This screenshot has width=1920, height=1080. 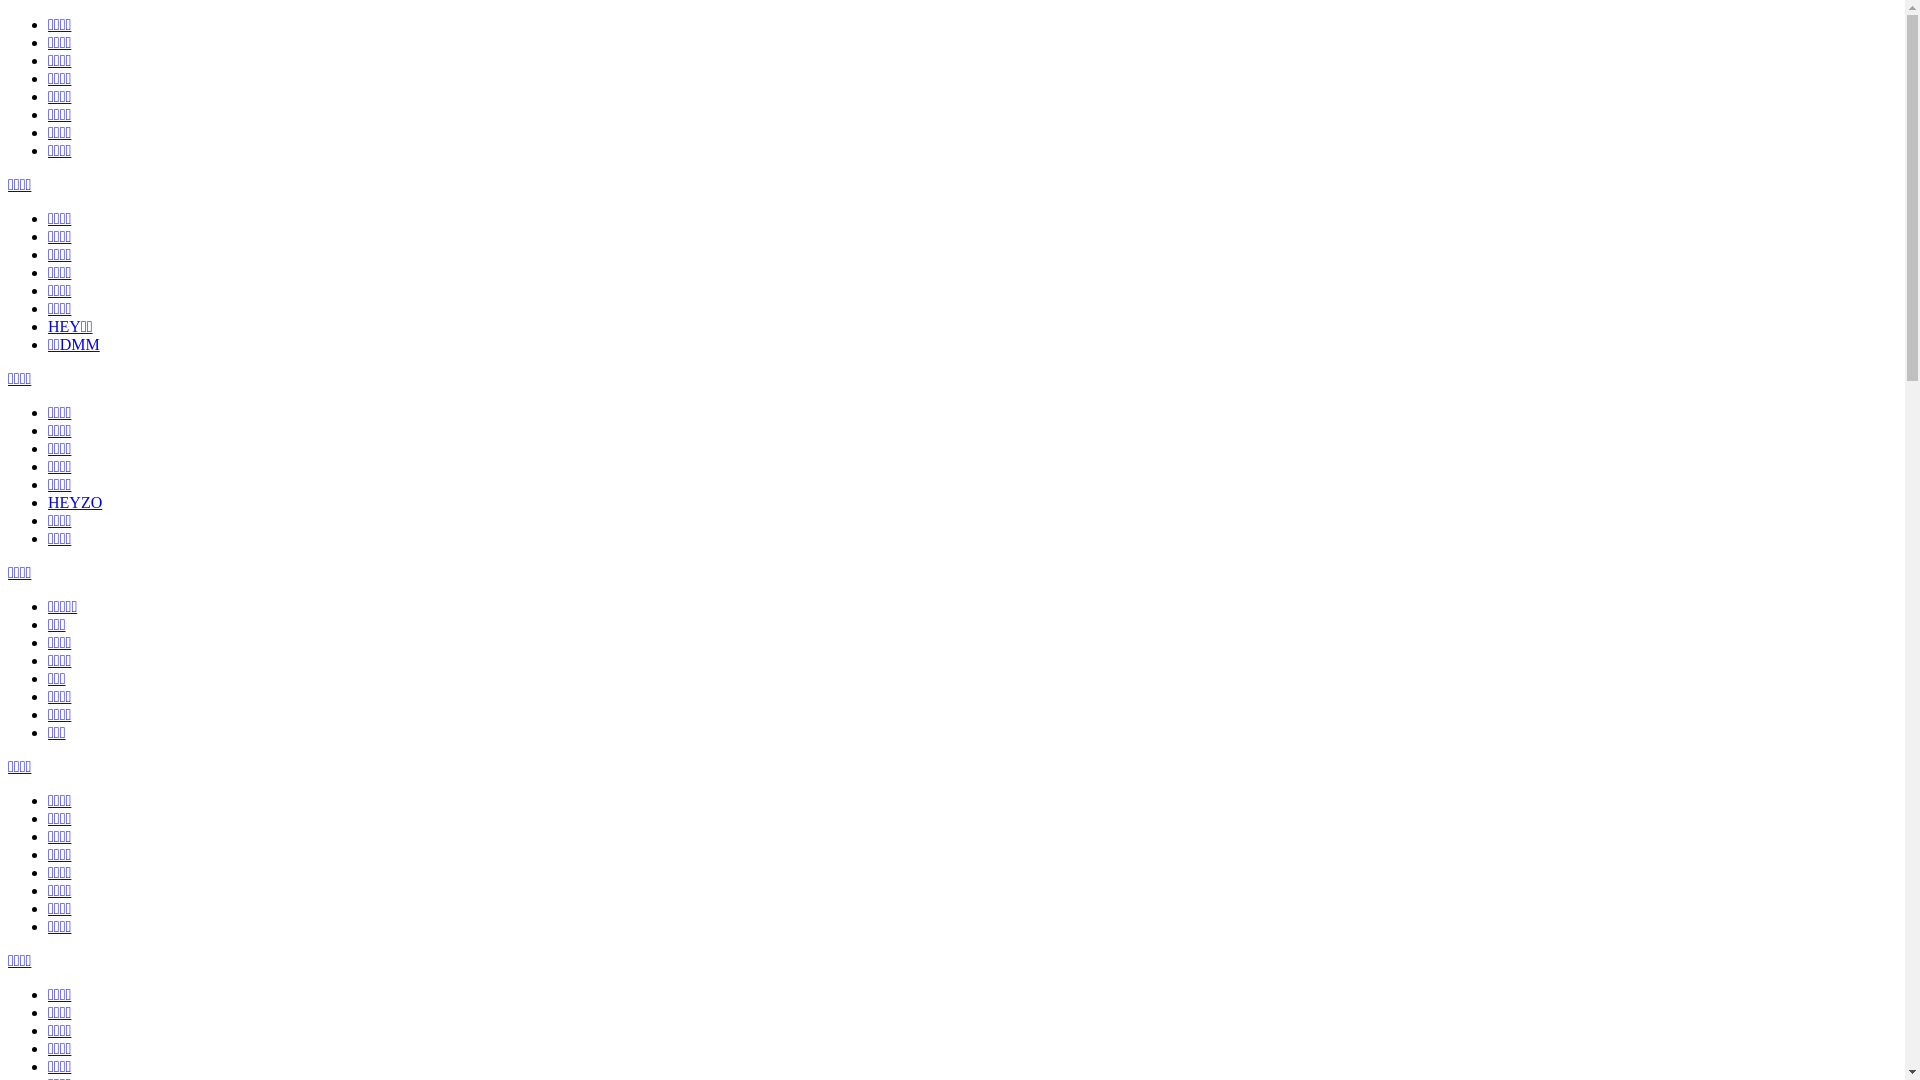 I want to click on 'HEYZO', so click(x=75, y=501).